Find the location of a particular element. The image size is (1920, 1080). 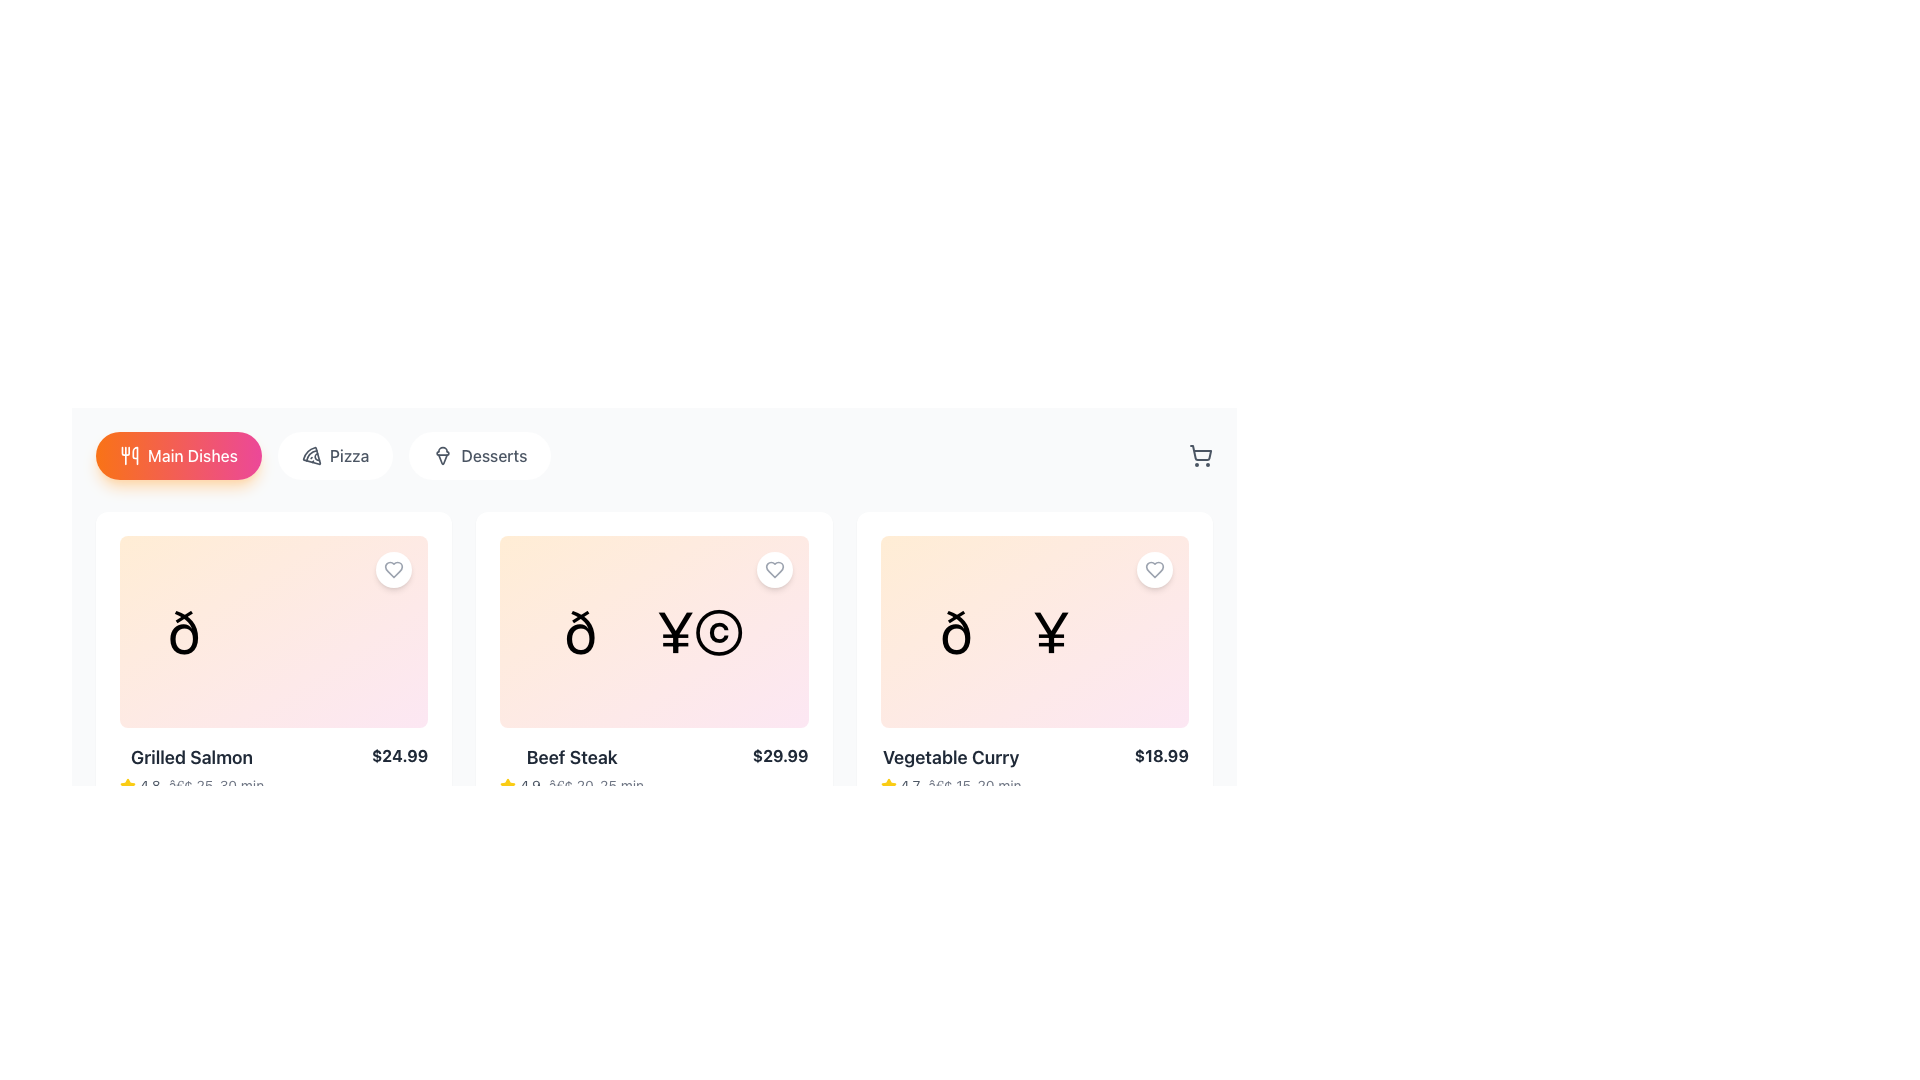

the first button in the horizontal list to filter and display items categorized under 'Main Dishes.' is located at coordinates (178, 455).